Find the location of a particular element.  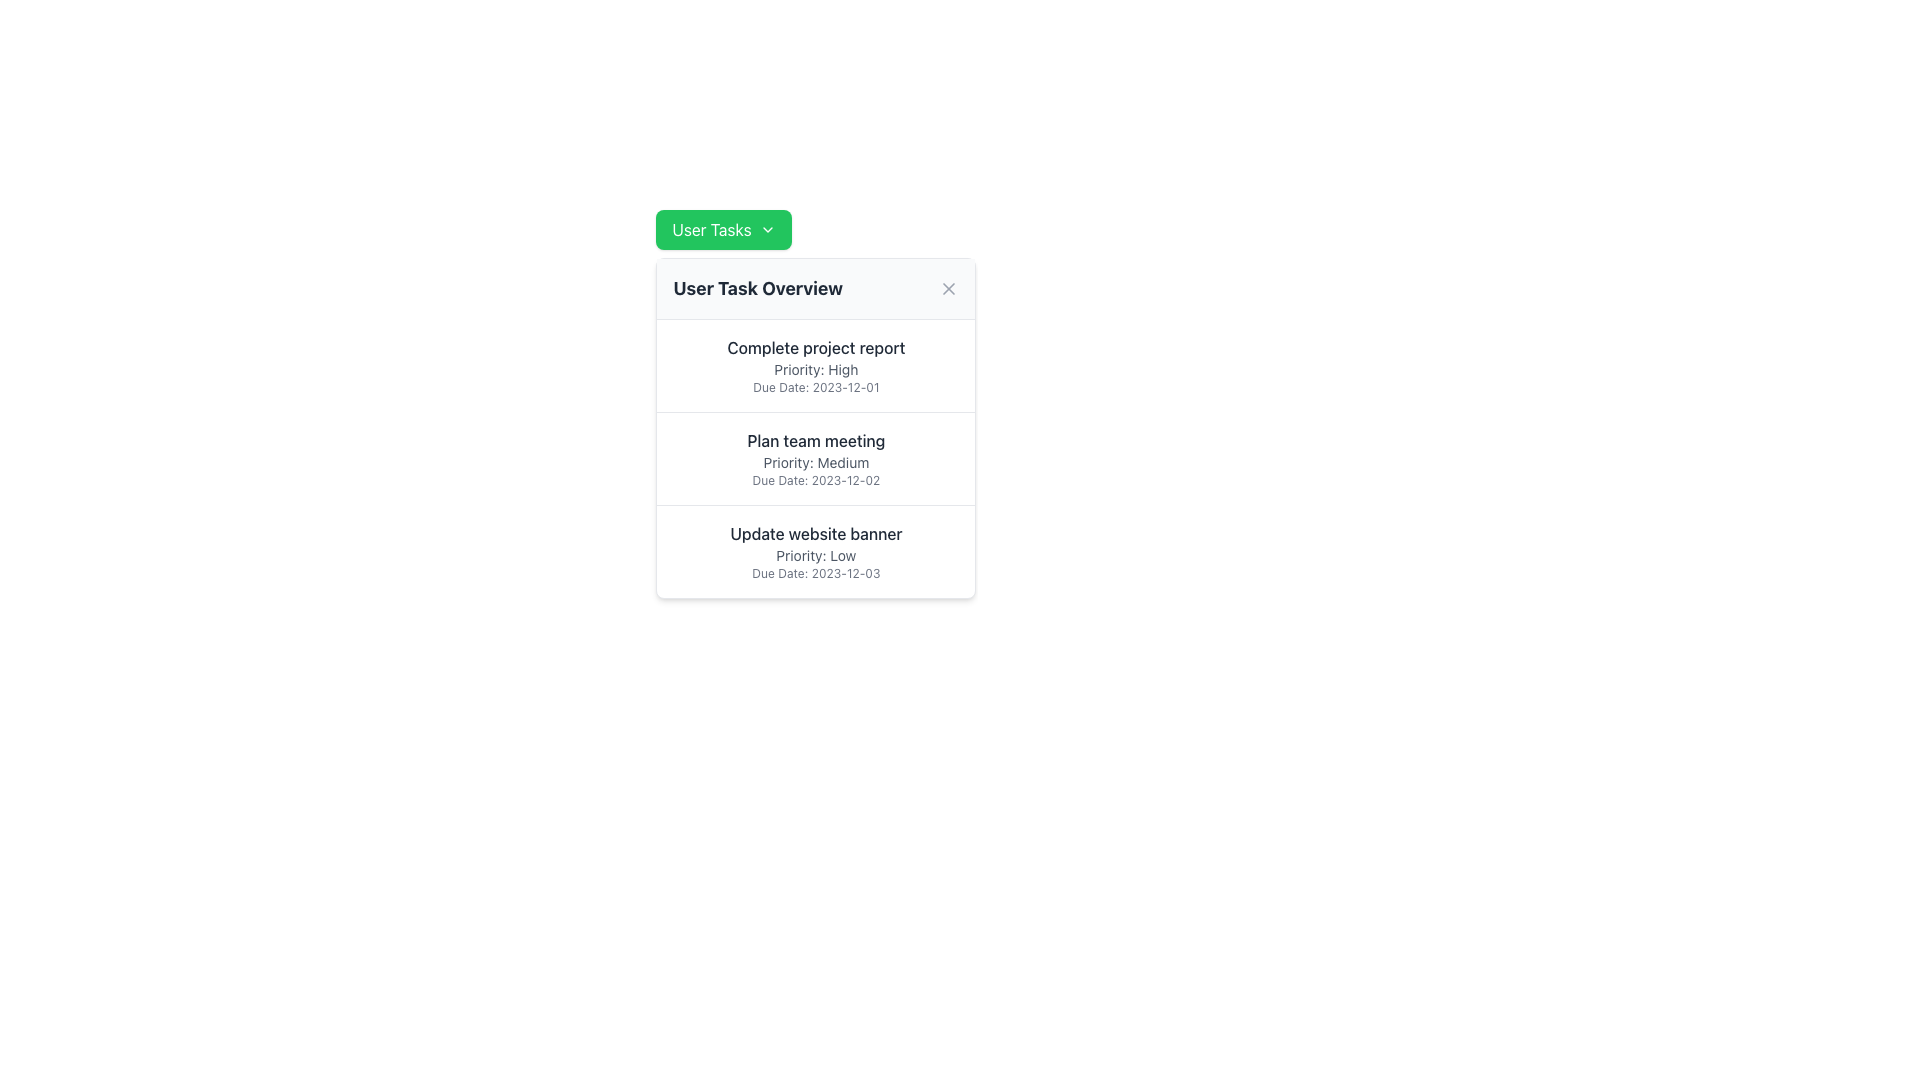

the close button icon resembling an 'X' located in the top-right corner of the 'User Task Overview' header section is located at coordinates (948, 289).